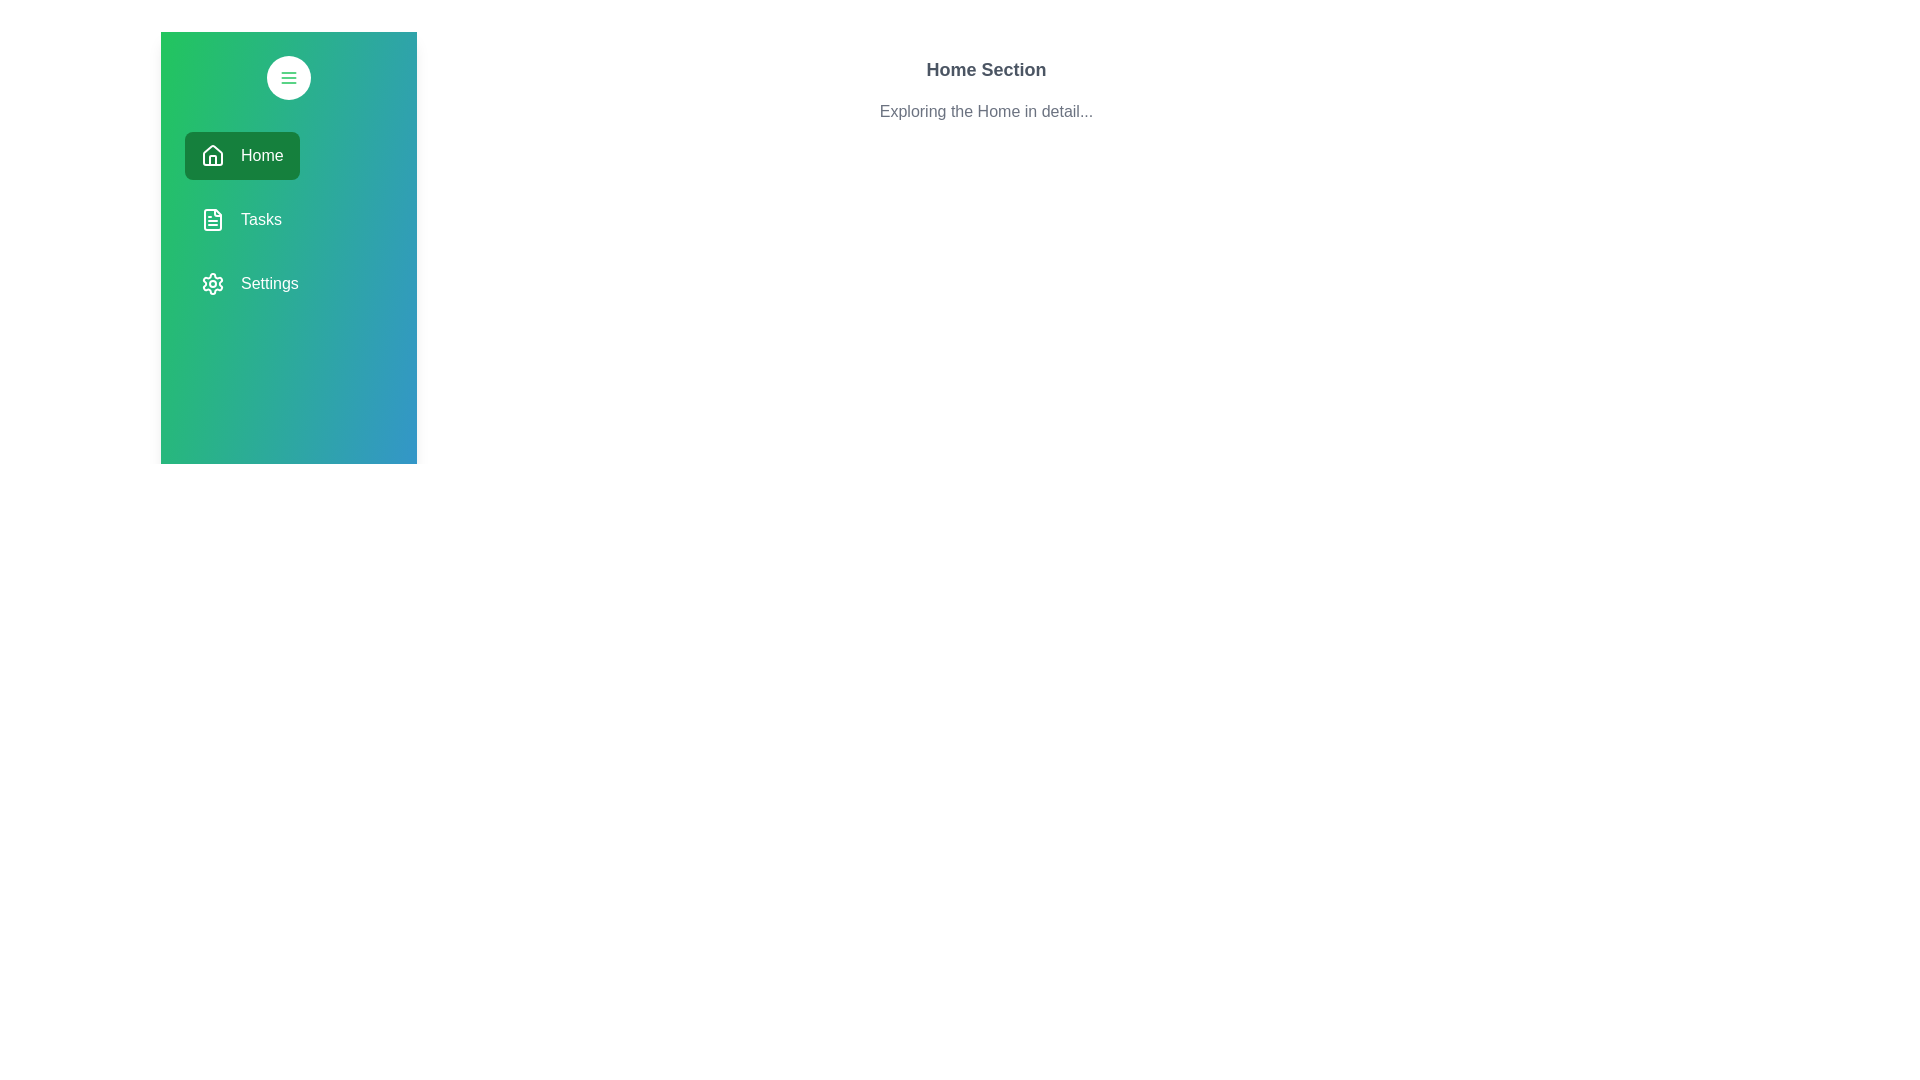  Describe the element at coordinates (260, 219) in the screenshot. I see `the 'Tasks' text label in the navigation menu, which is the second item below 'Home' and above 'Settings'` at that location.